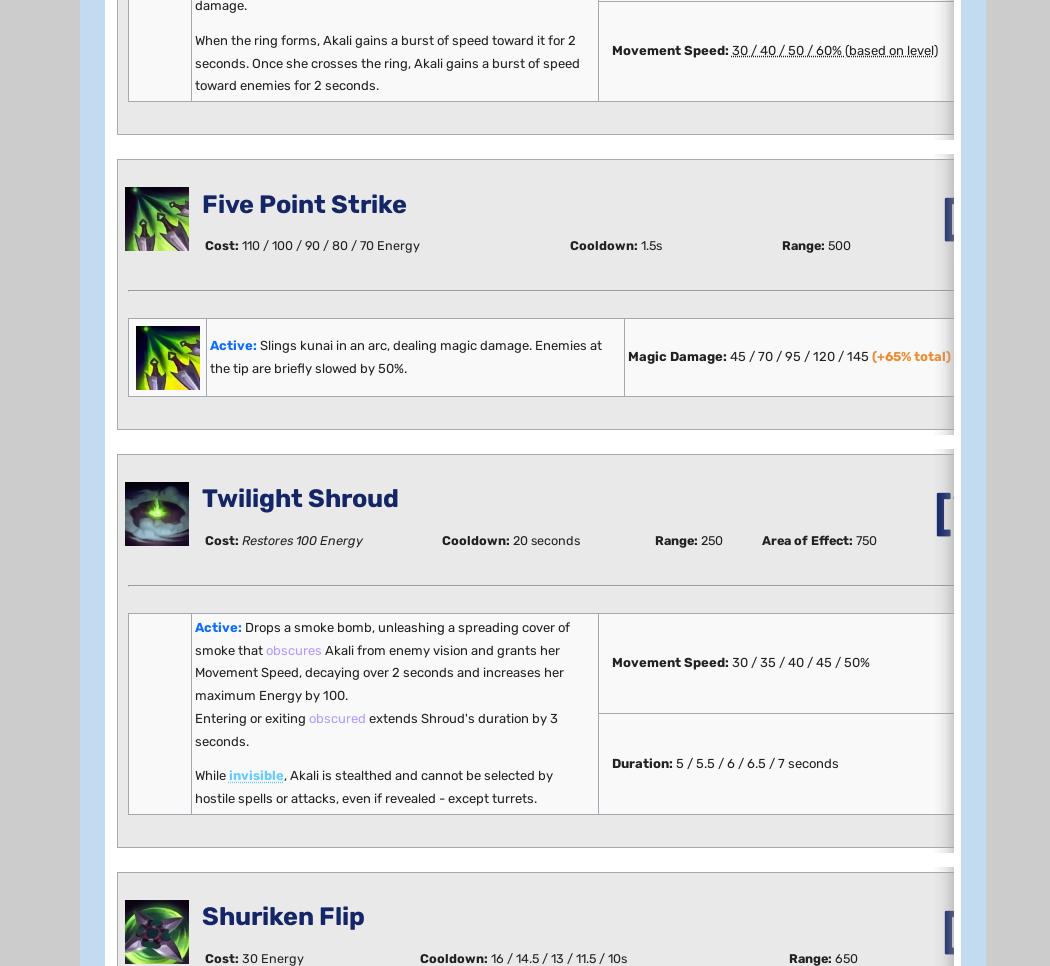 Image resolution: width=1050 pixels, height=966 pixels. What do you see at coordinates (152, 219) in the screenshot?
I see `'Patch 9.5'` at bounding box center [152, 219].